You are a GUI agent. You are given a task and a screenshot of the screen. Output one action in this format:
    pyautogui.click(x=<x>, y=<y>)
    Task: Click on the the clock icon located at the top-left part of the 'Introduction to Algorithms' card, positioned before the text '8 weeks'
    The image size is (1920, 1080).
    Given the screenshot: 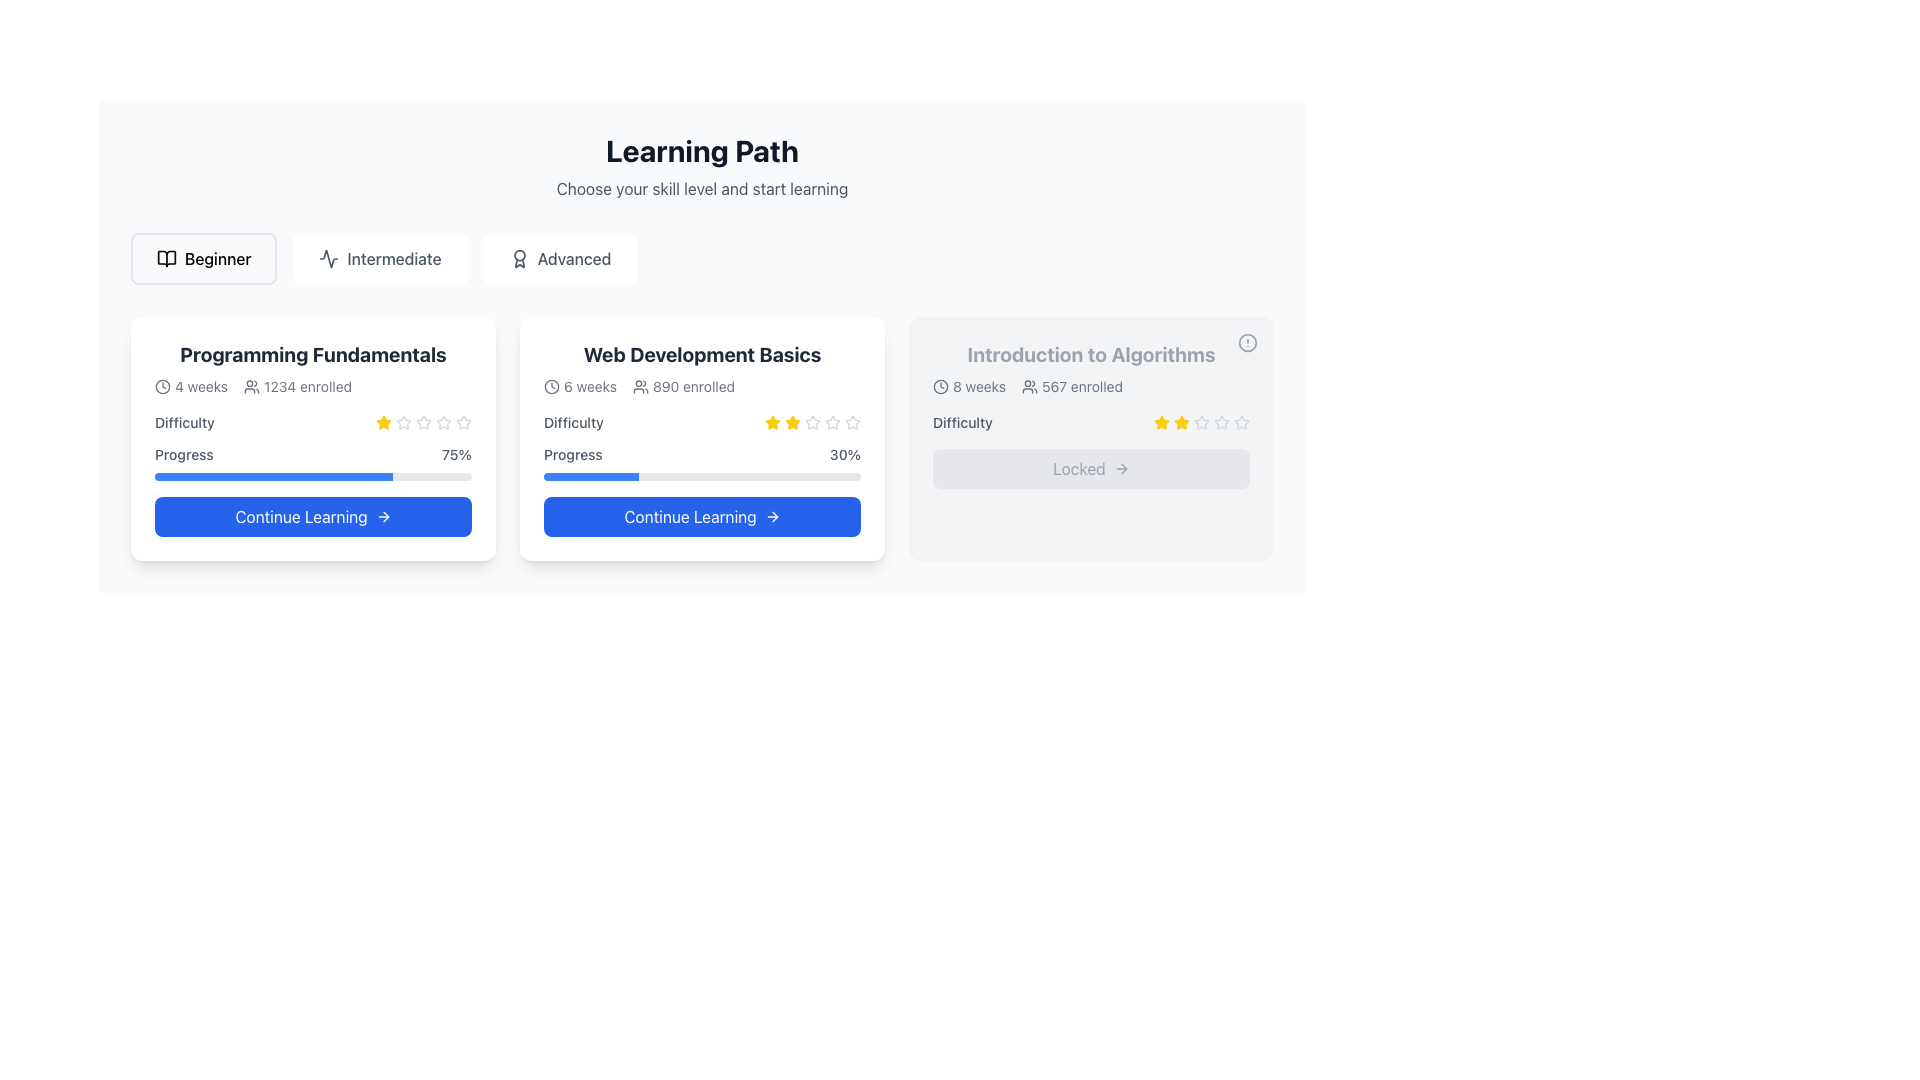 What is the action you would take?
    pyautogui.click(x=939, y=386)
    